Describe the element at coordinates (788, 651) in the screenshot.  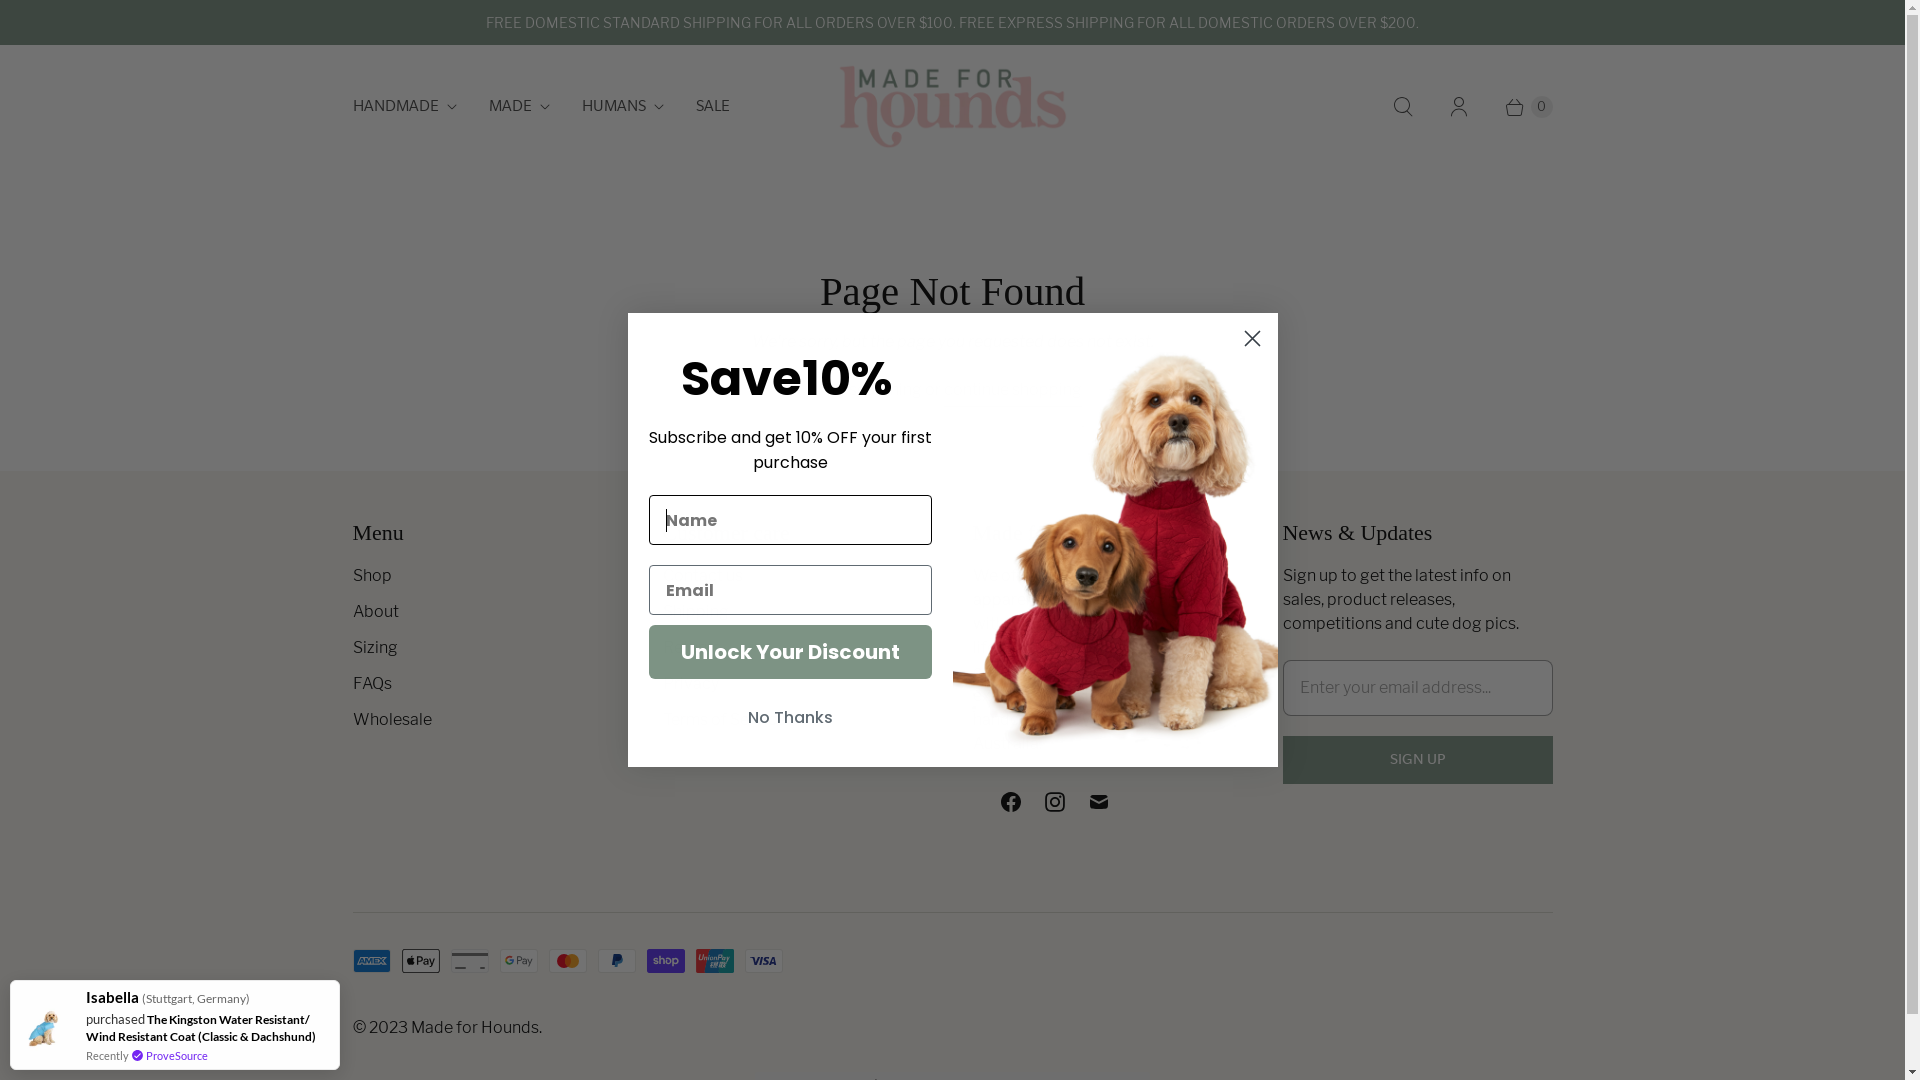
I see `'Unlock Your Discount'` at that location.